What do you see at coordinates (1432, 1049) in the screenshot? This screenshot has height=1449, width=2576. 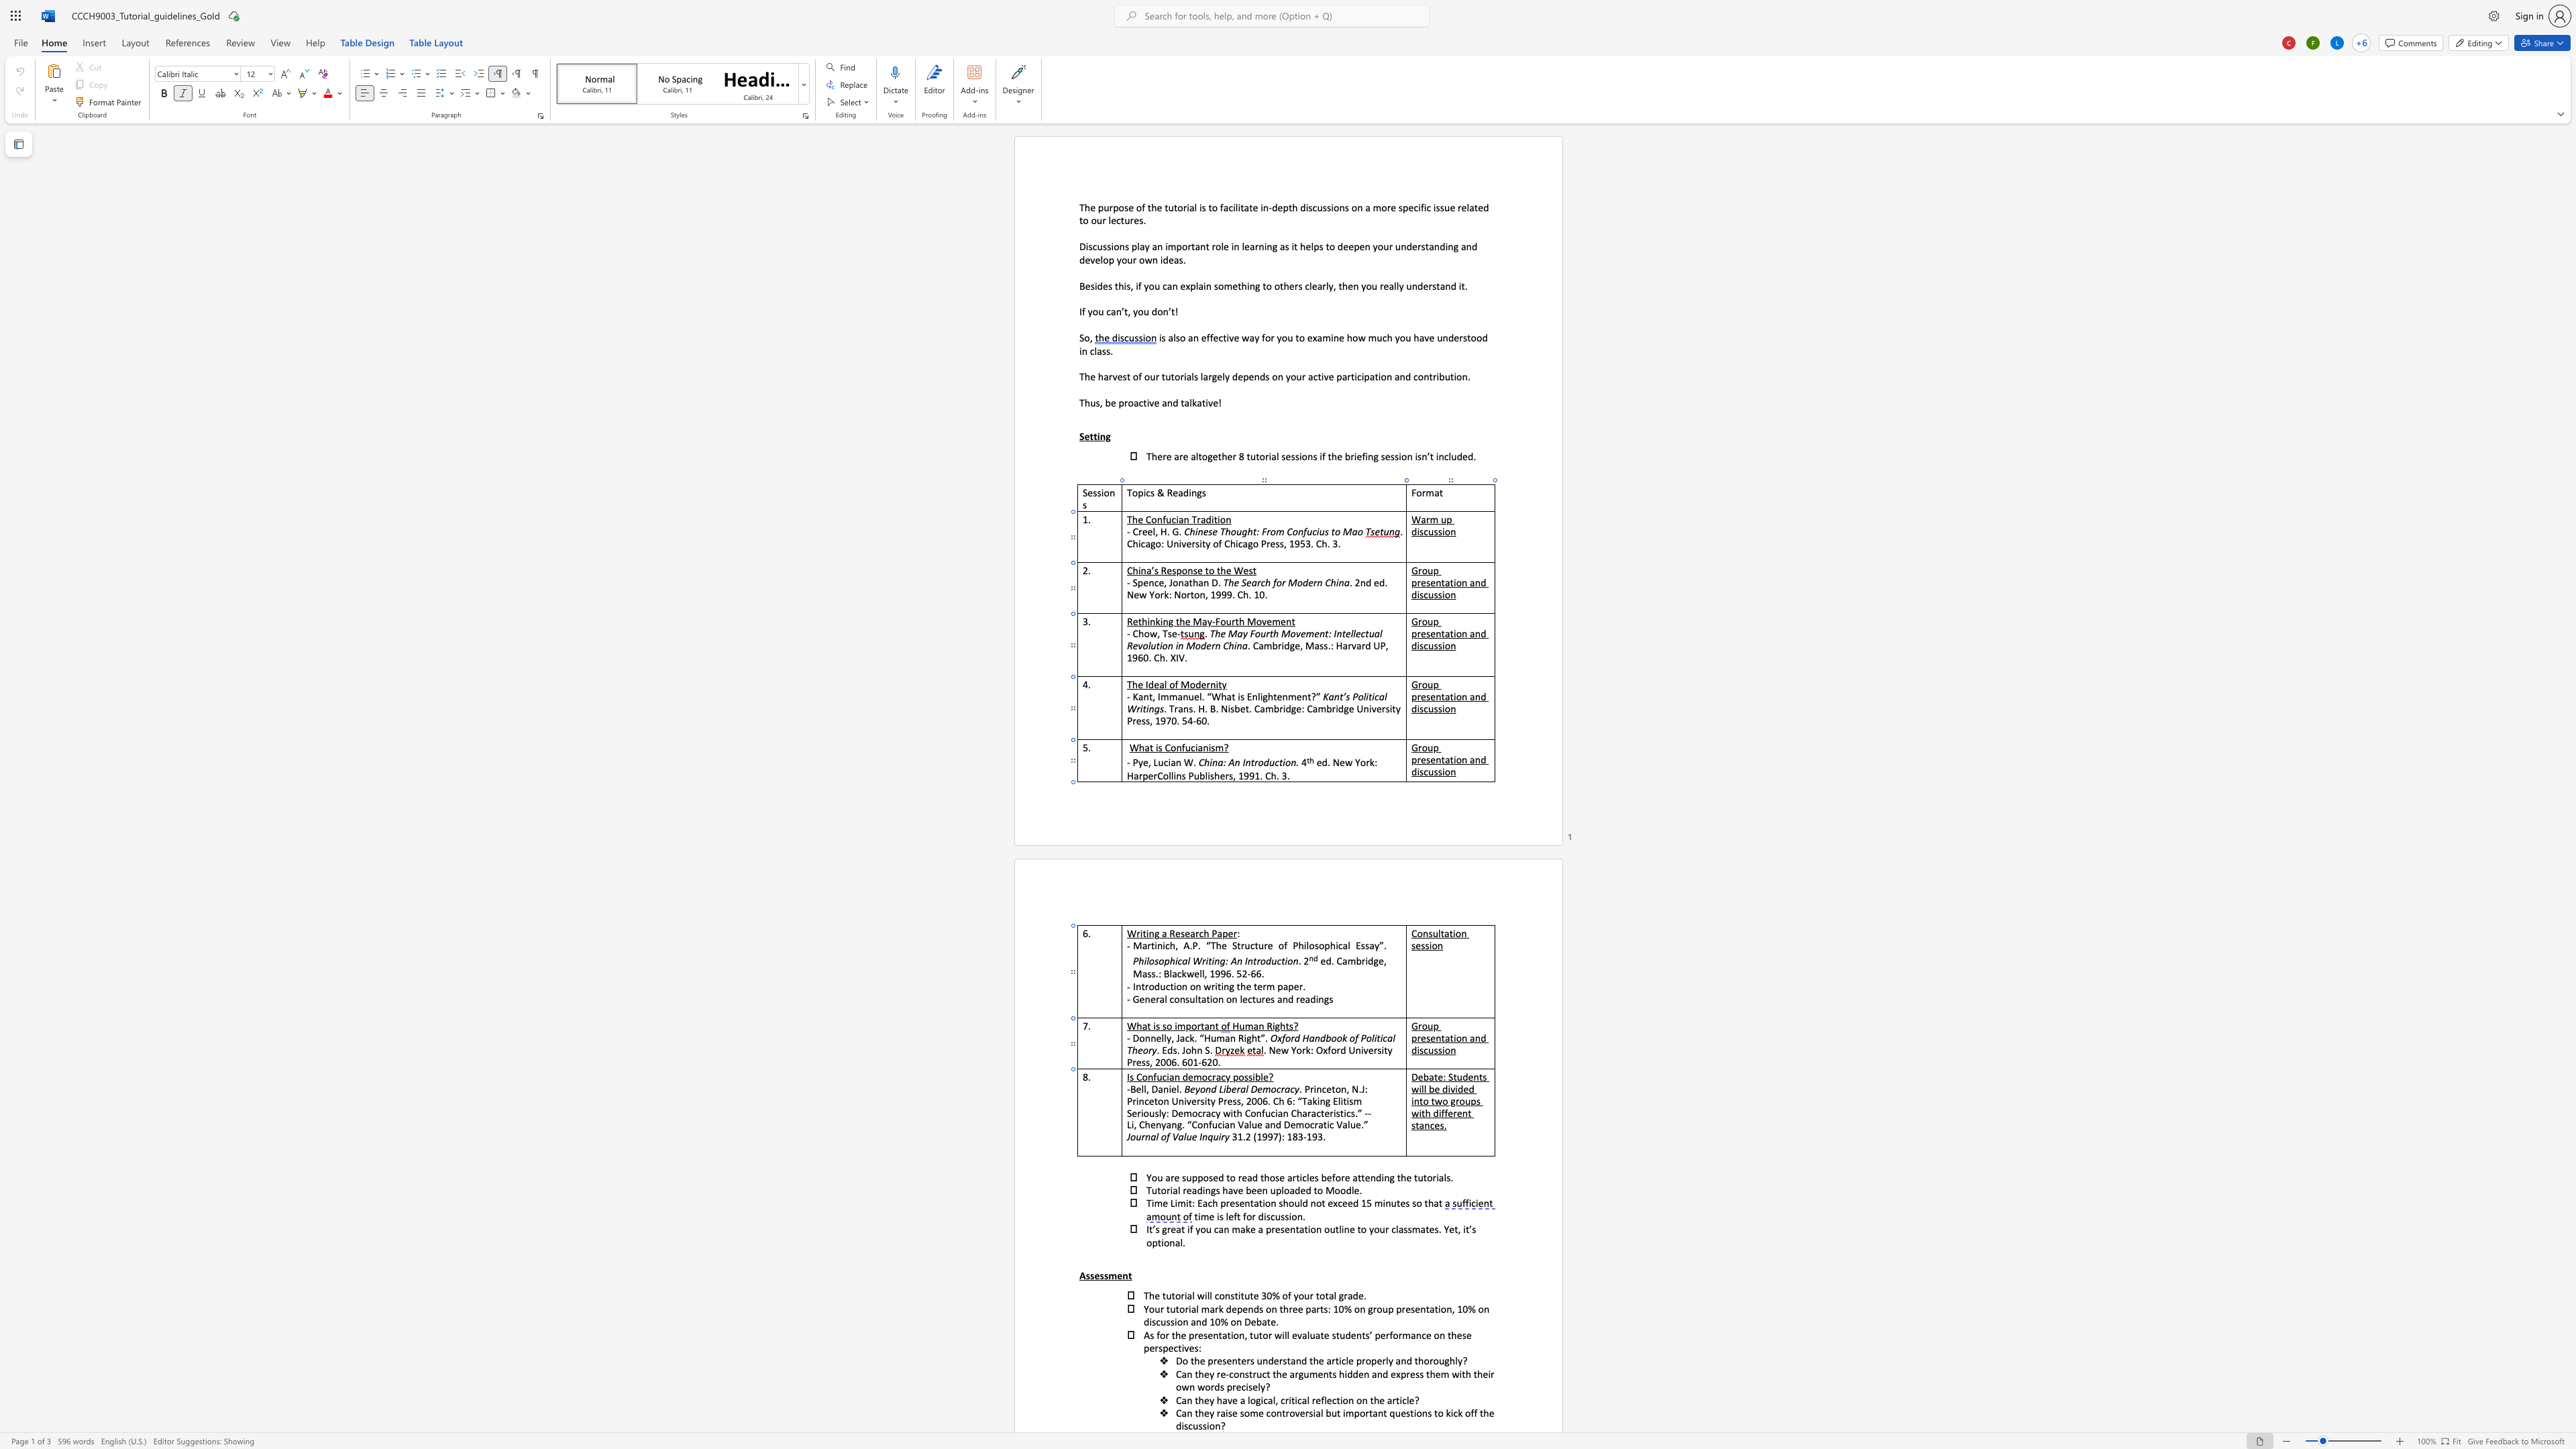 I see `the space between the continuous character "u" and "s" in the text` at bounding box center [1432, 1049].